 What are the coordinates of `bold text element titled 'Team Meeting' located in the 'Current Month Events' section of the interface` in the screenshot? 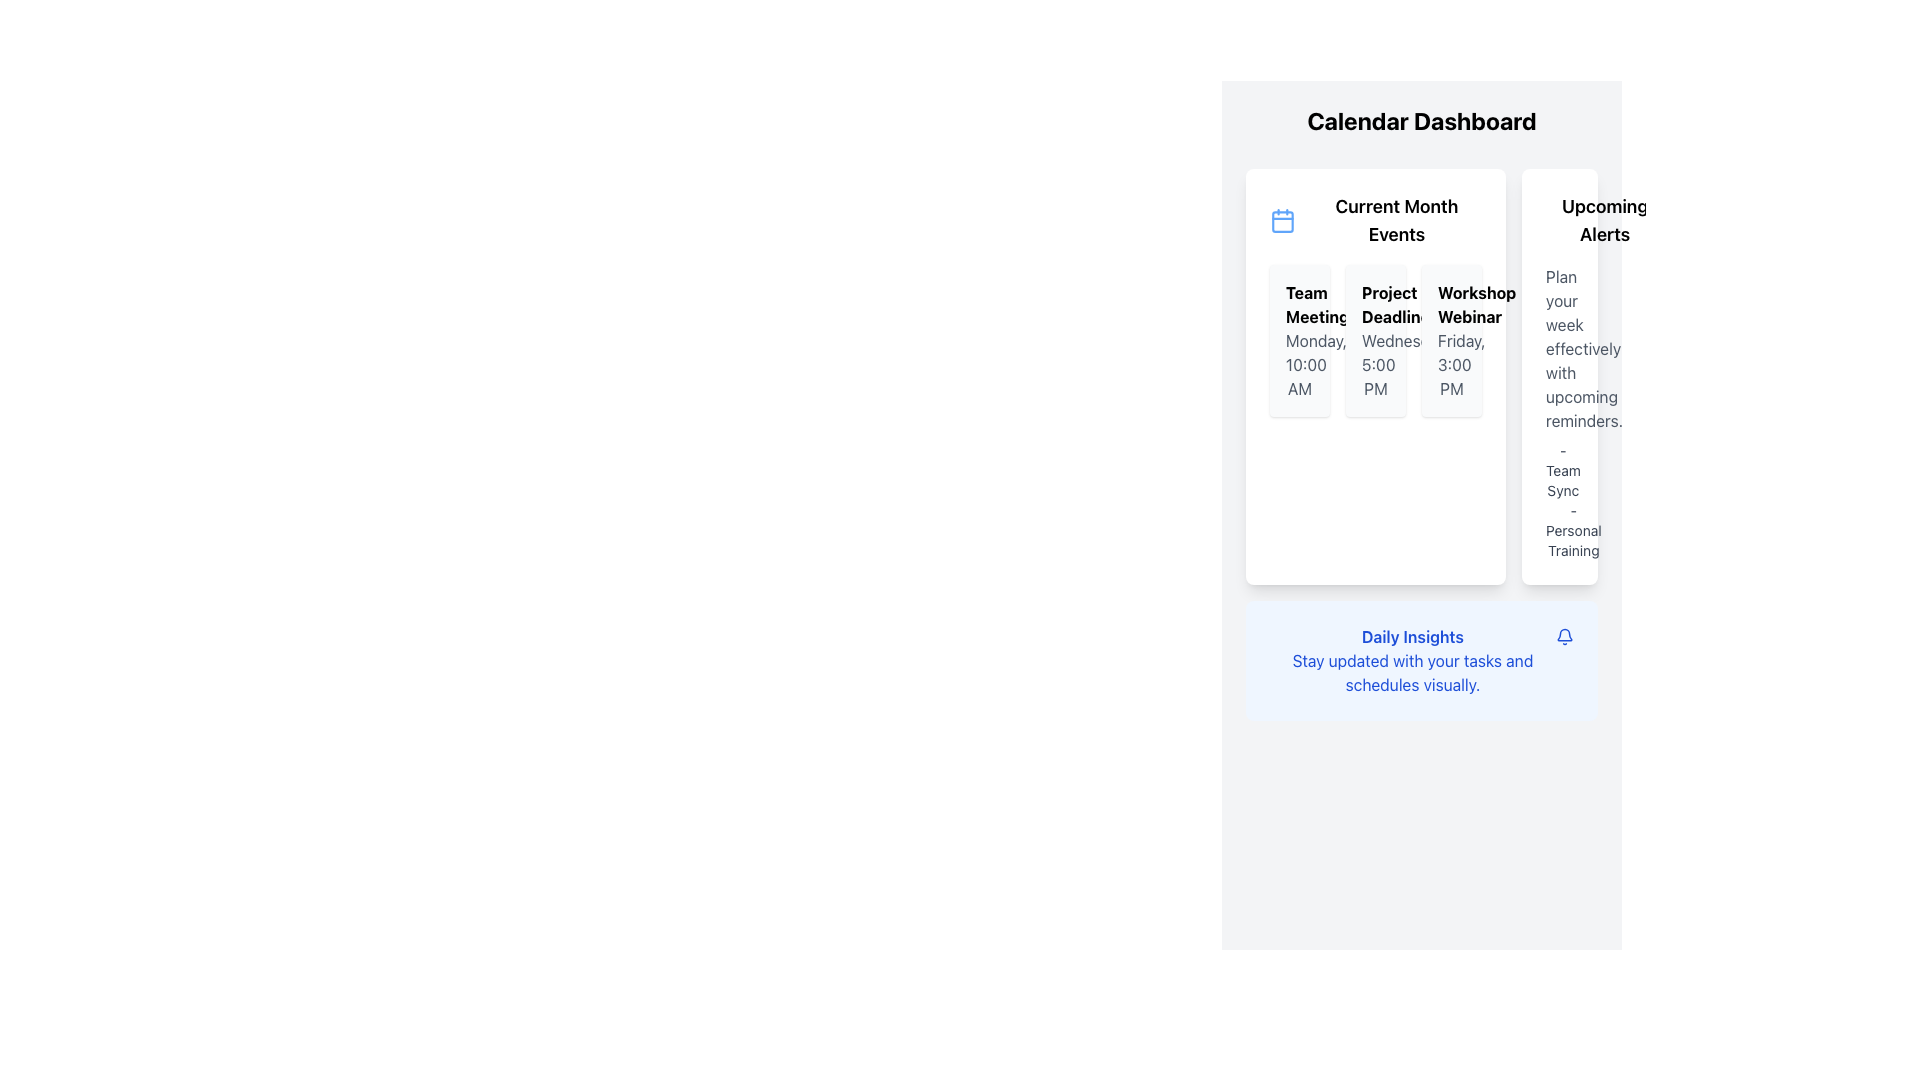 It's located at (1300, 304).